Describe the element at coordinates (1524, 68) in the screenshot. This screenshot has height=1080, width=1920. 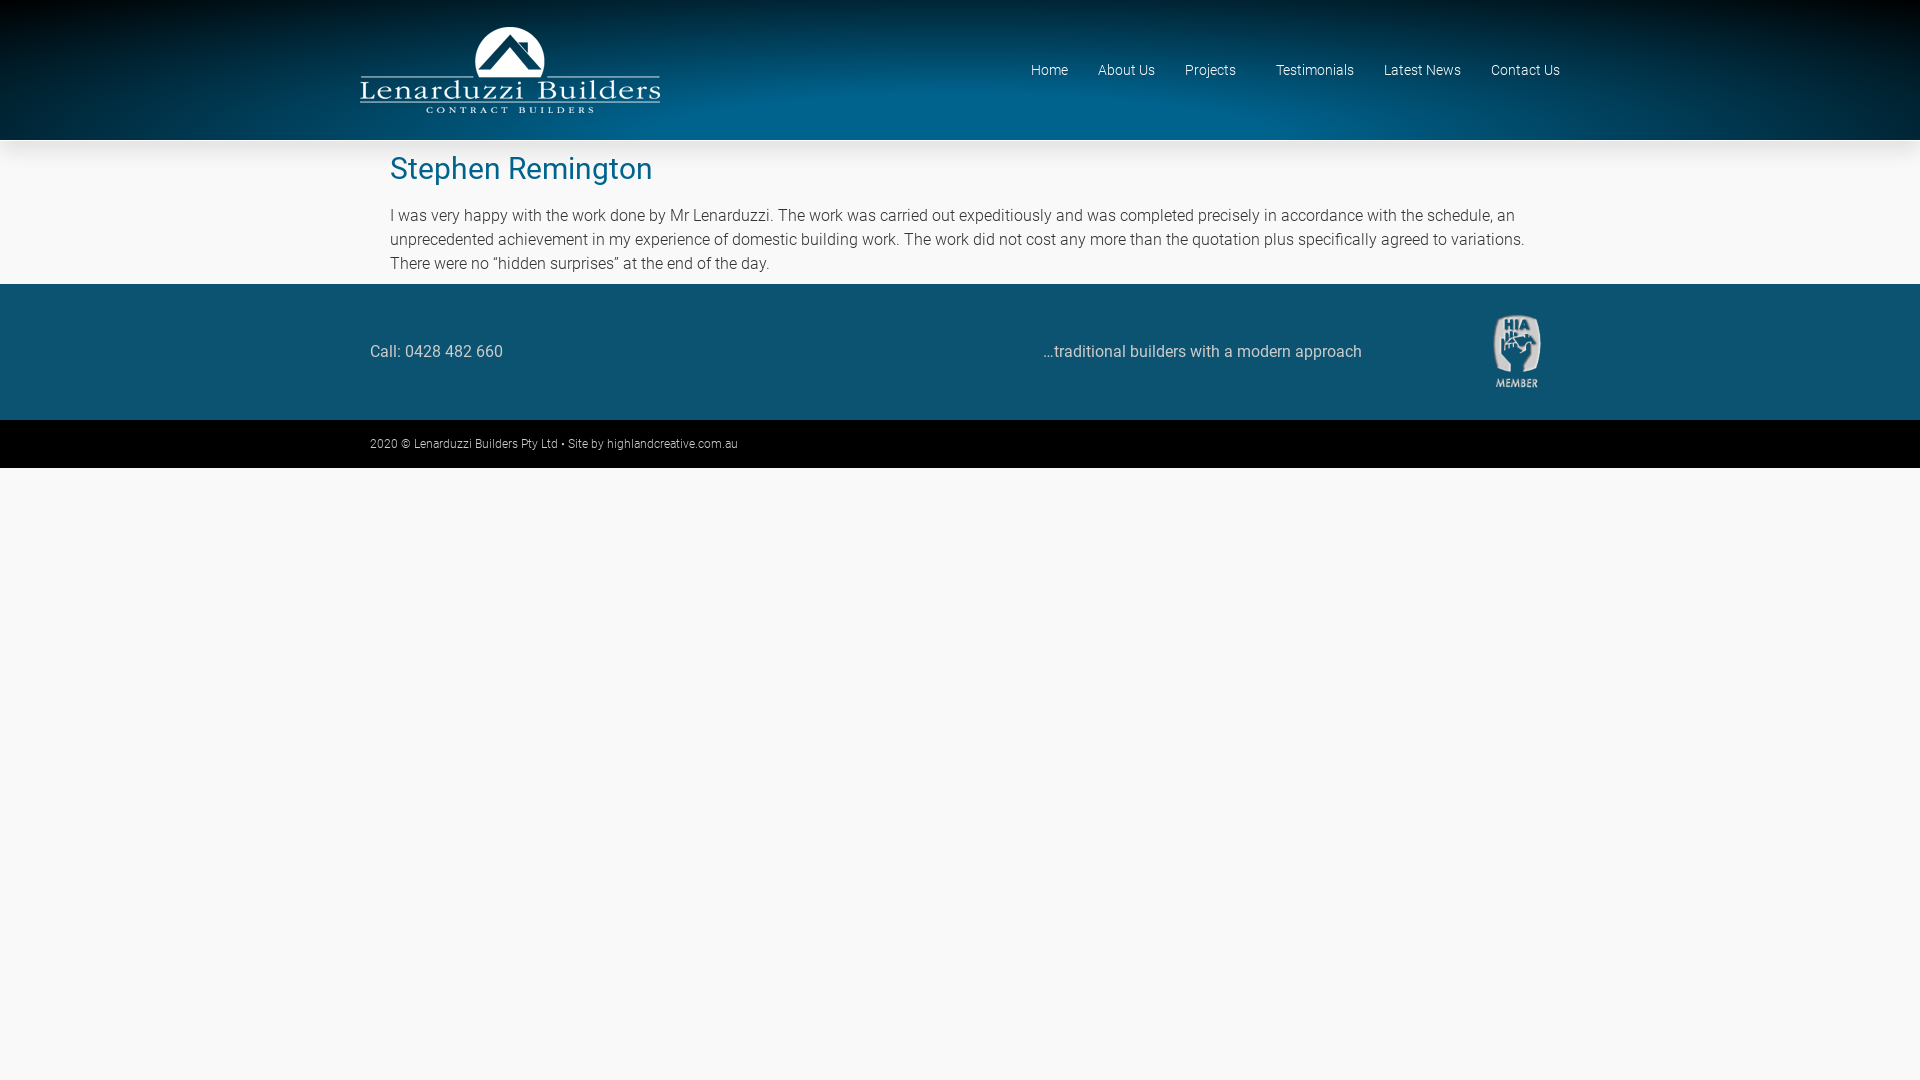
I see `'Contact Us'` at that location.